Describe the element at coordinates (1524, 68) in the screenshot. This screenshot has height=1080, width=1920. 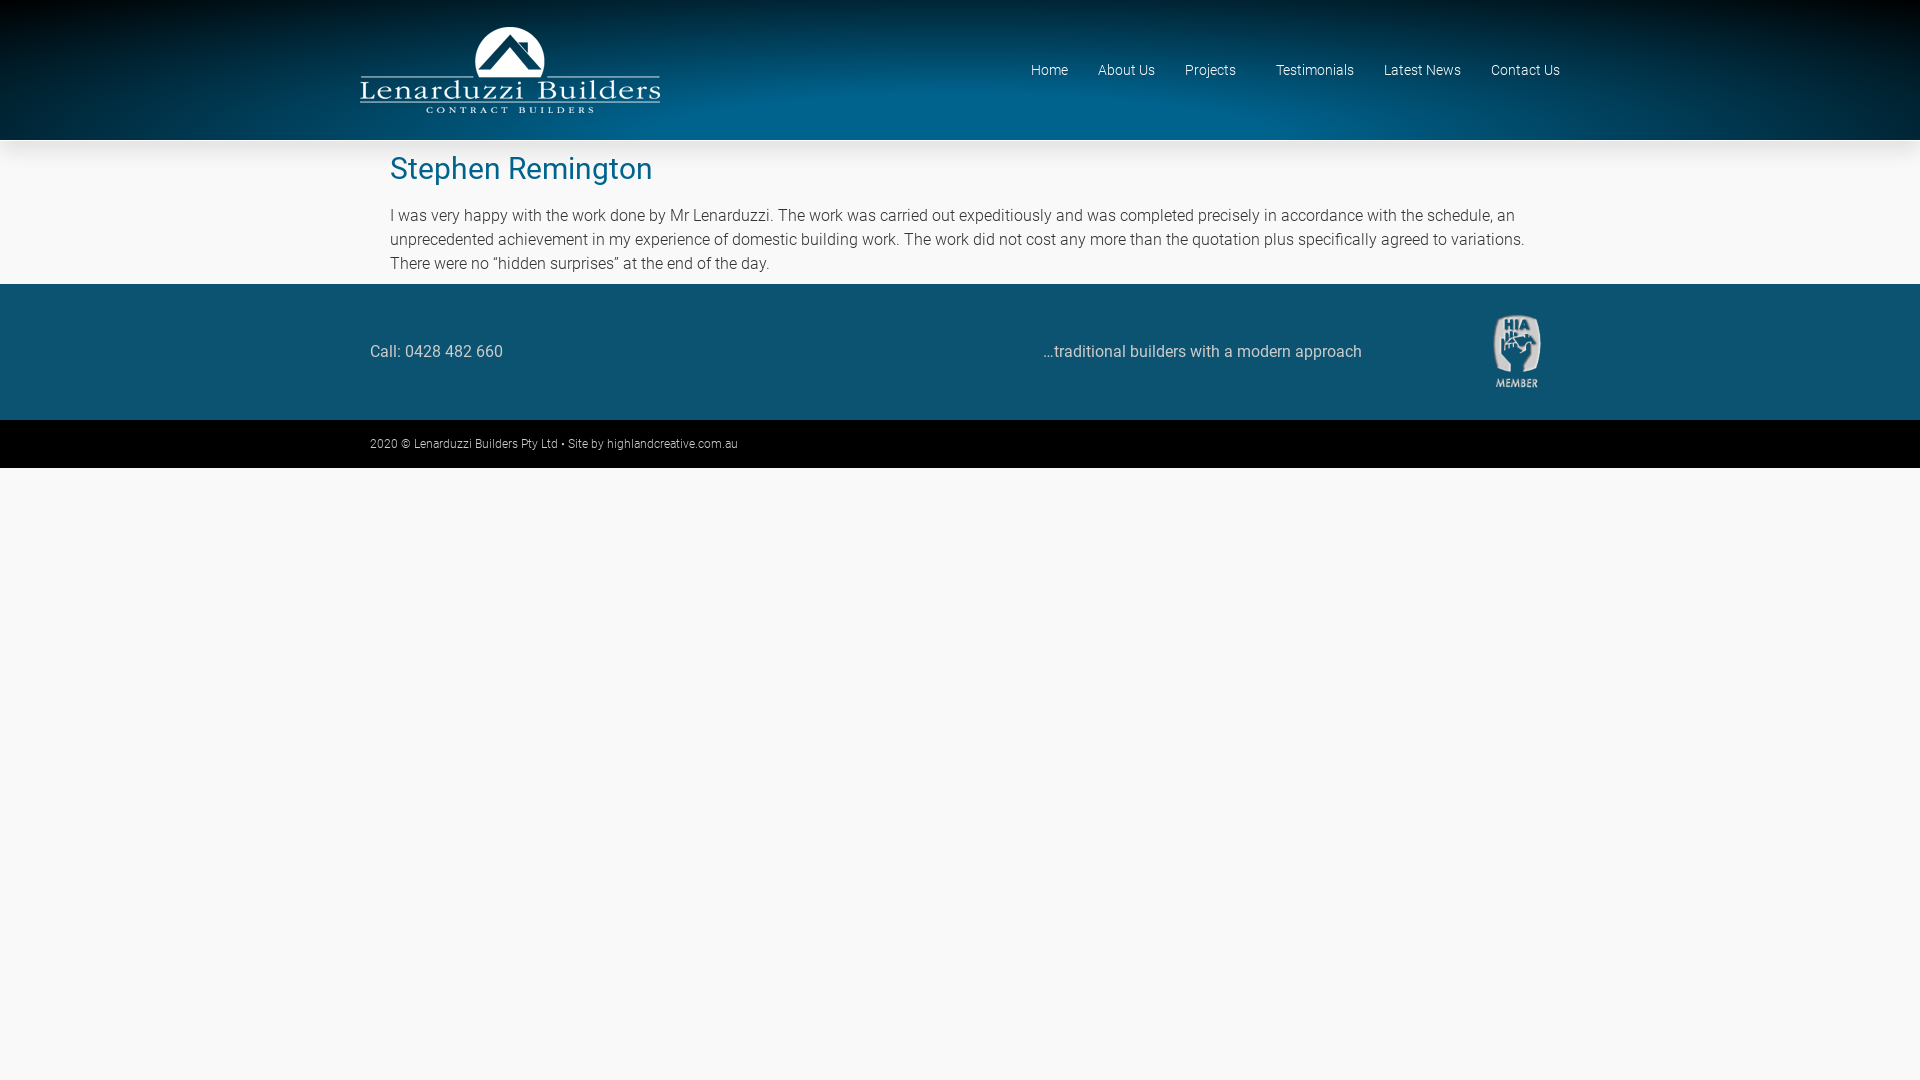
I see `'Contact Us'` at that location.